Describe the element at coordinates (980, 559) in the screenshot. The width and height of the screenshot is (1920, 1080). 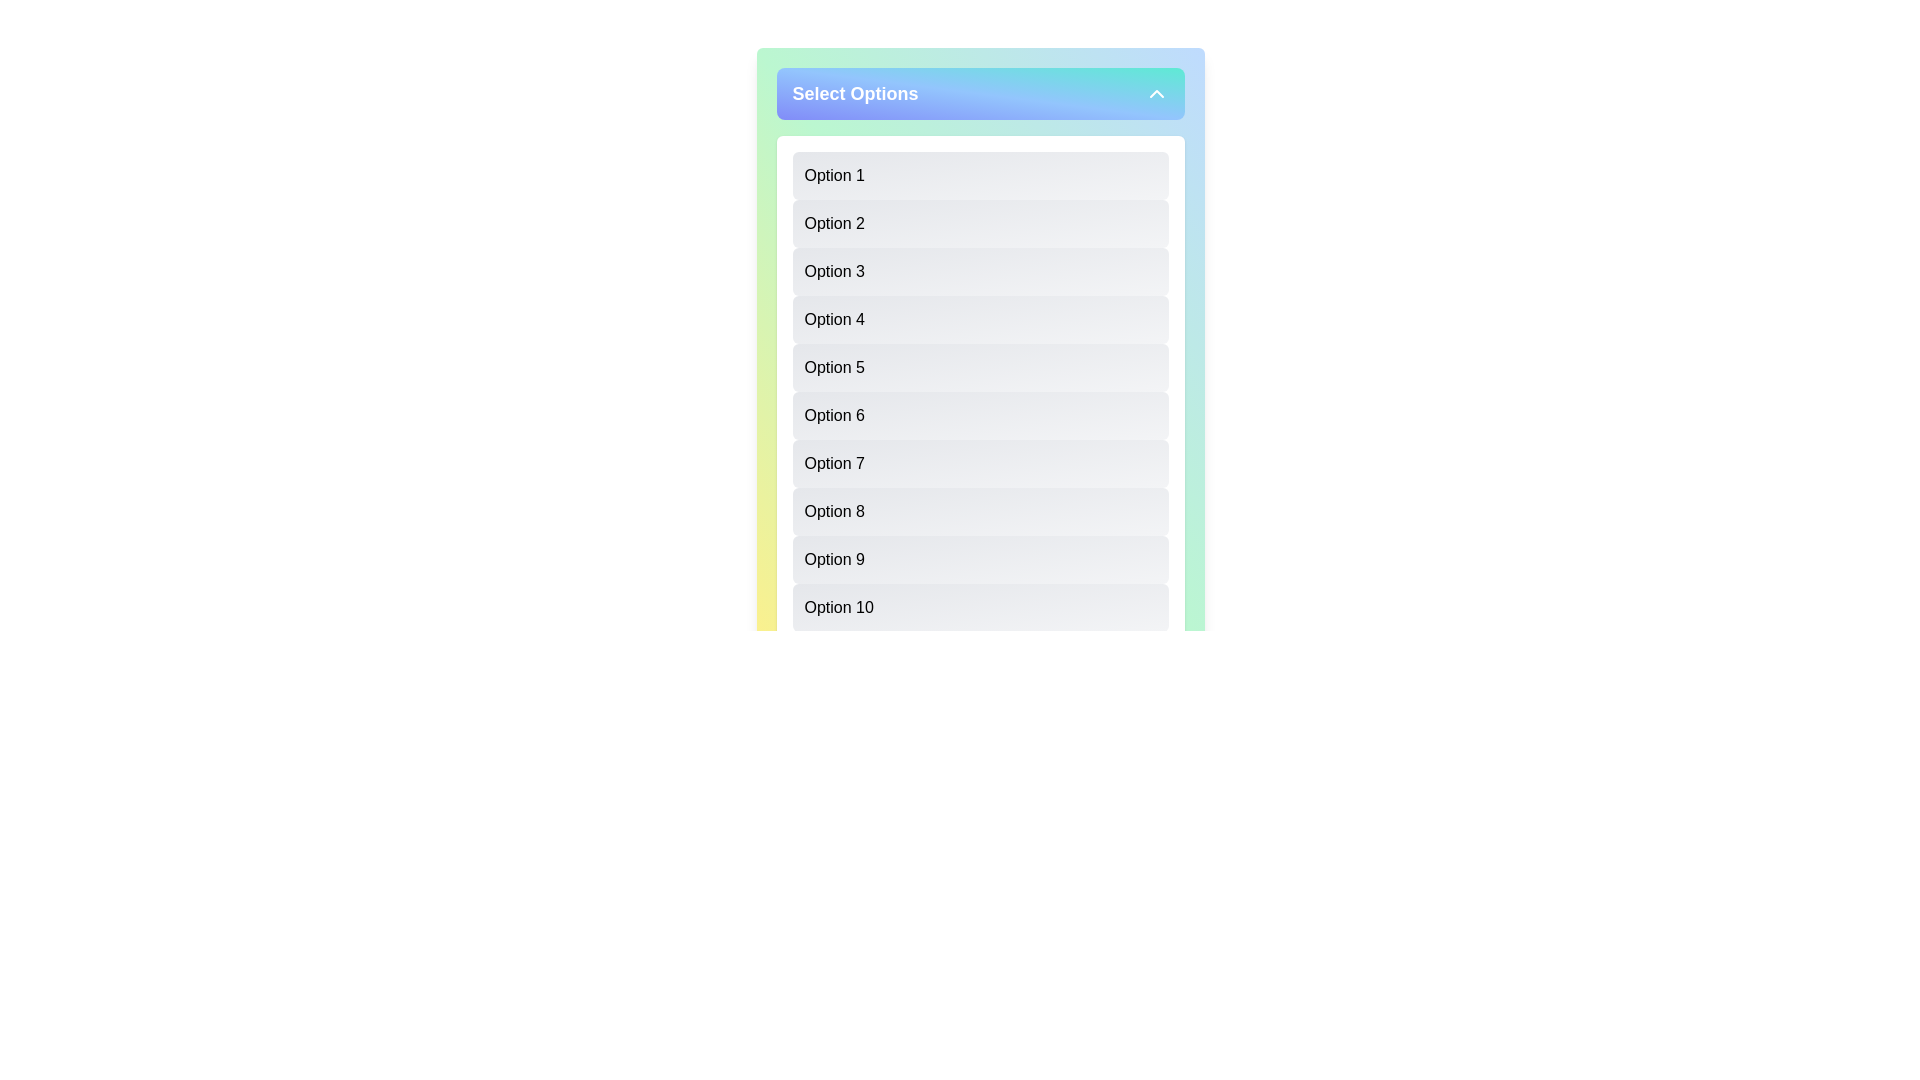
I see `the ninth option button in the vertical list` at that location.